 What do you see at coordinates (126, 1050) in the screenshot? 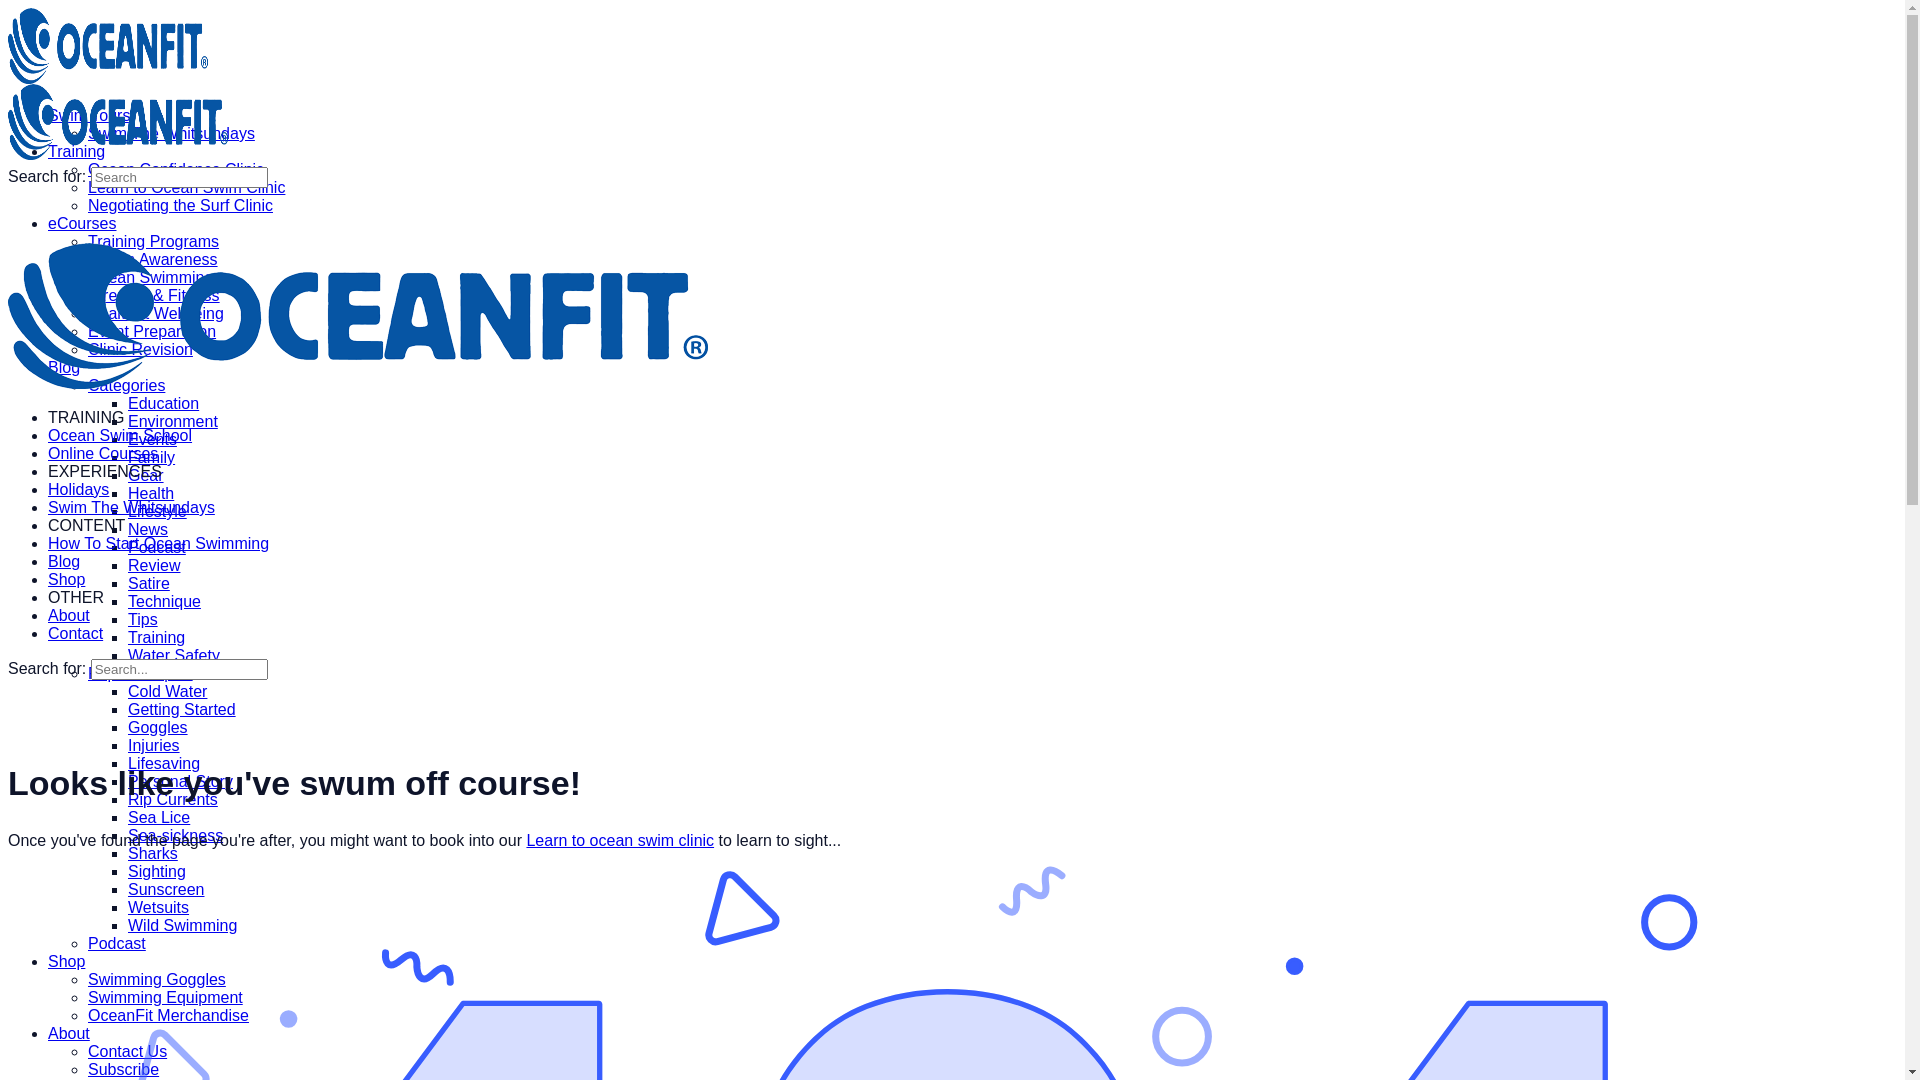
I see `'Contact Us'` at bounding box center [126, 1050].